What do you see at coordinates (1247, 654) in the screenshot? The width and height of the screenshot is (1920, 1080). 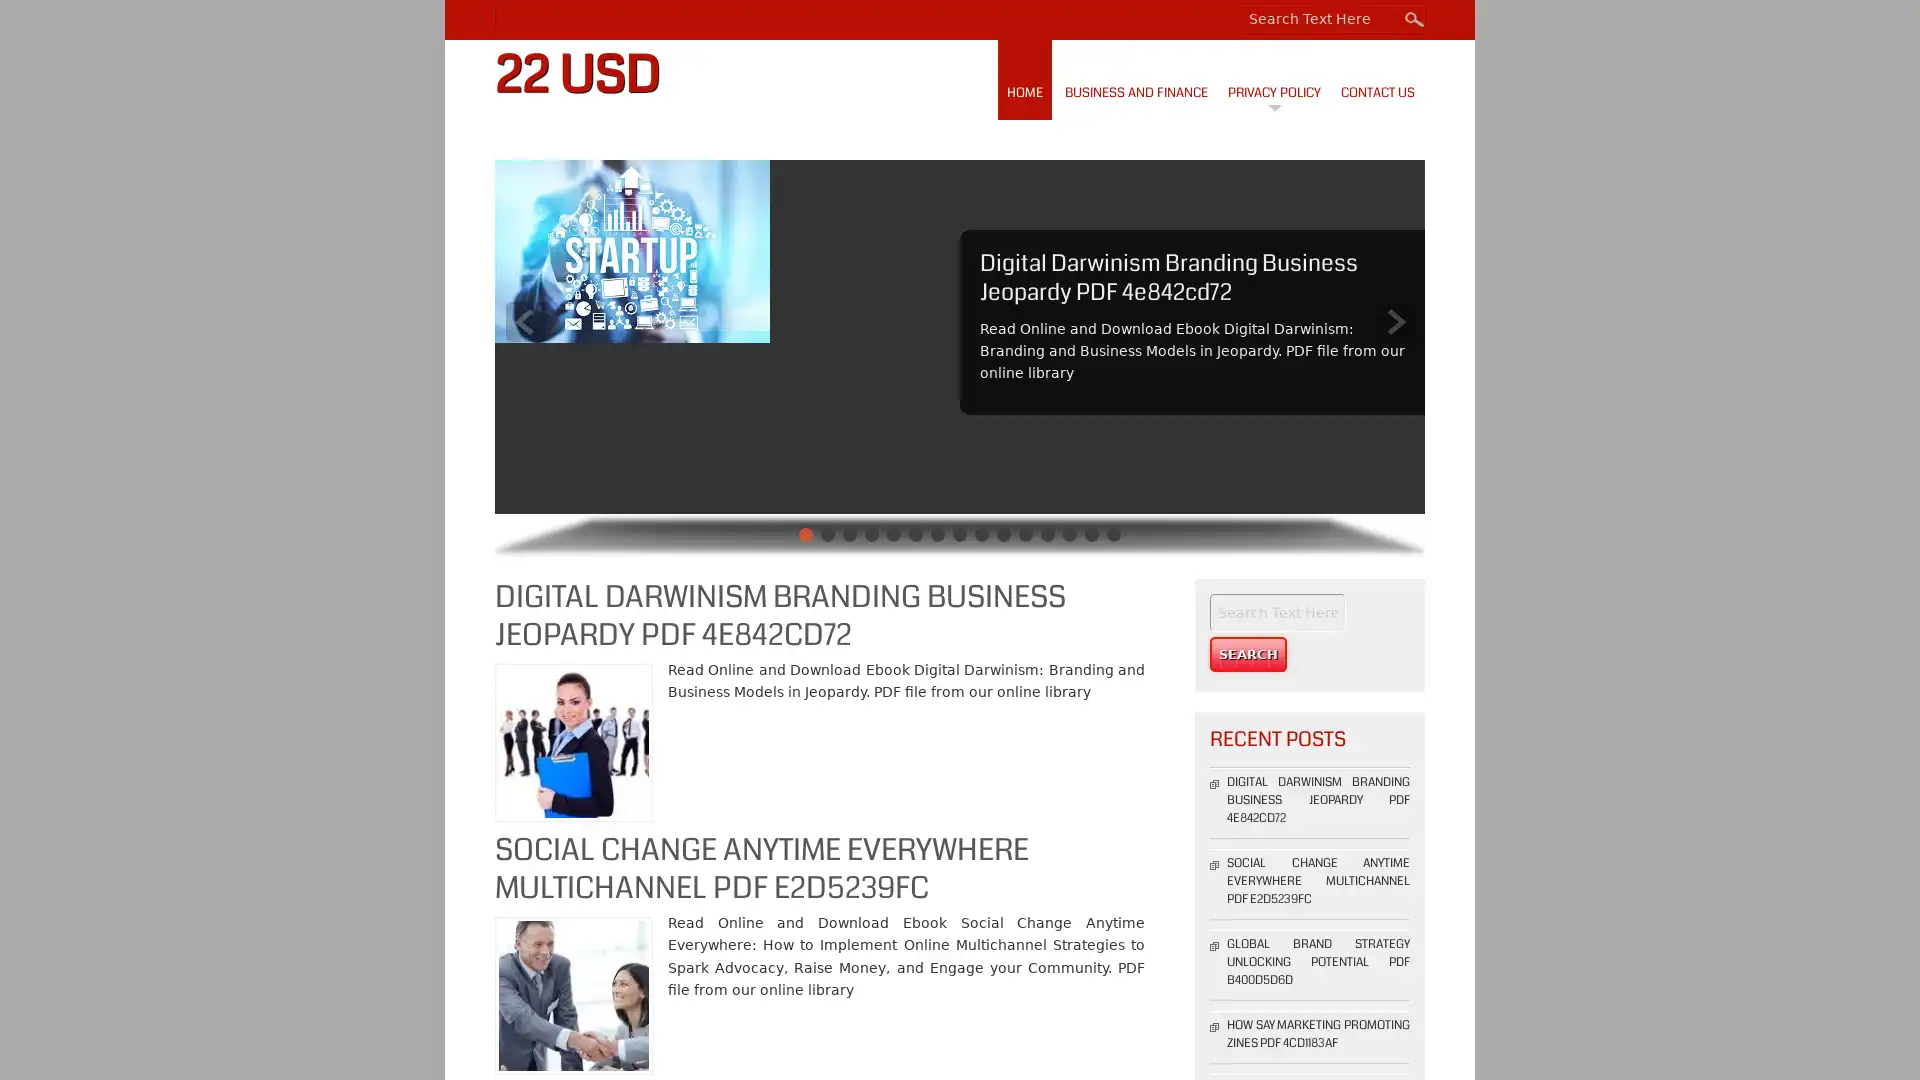 I see `Search` at bounding box center [1247, 654].